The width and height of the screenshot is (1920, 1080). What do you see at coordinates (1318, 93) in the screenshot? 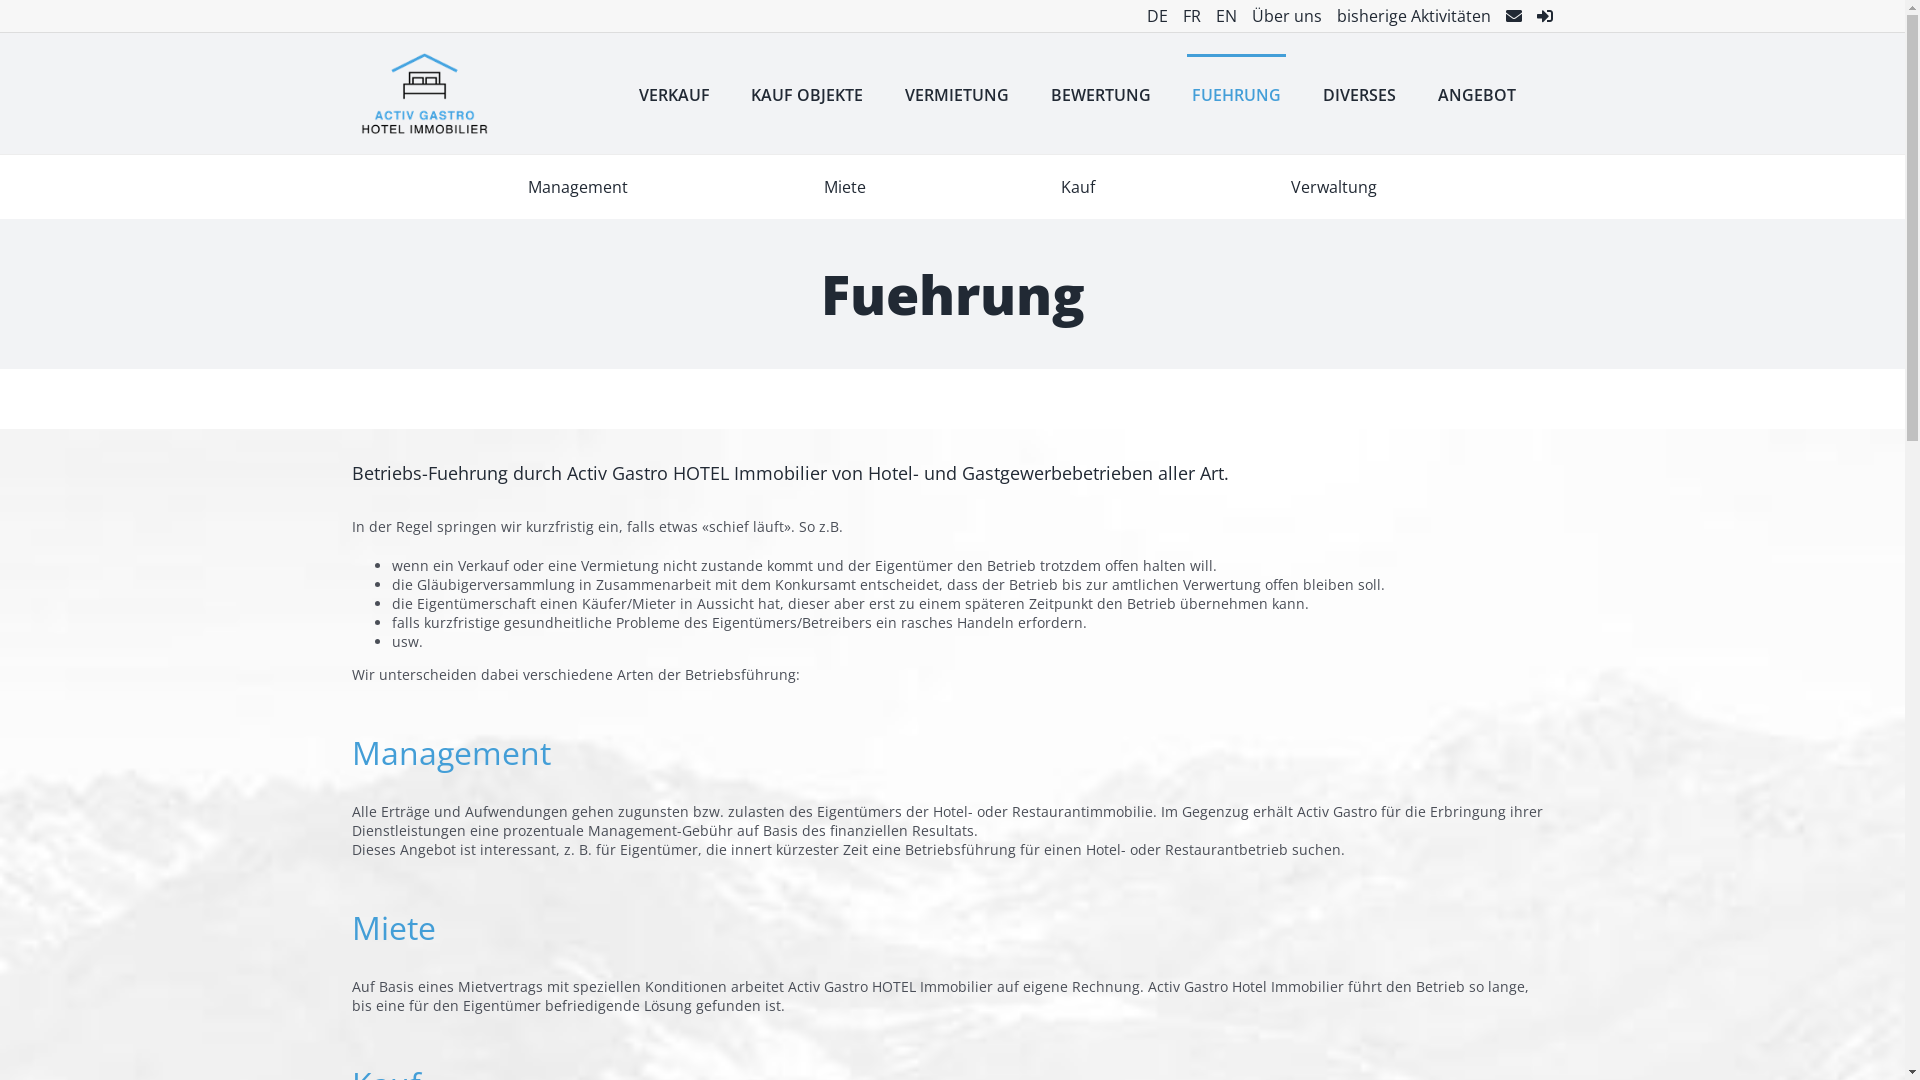
I see `'DIVERSES'` at bounding box center [1318, 93].